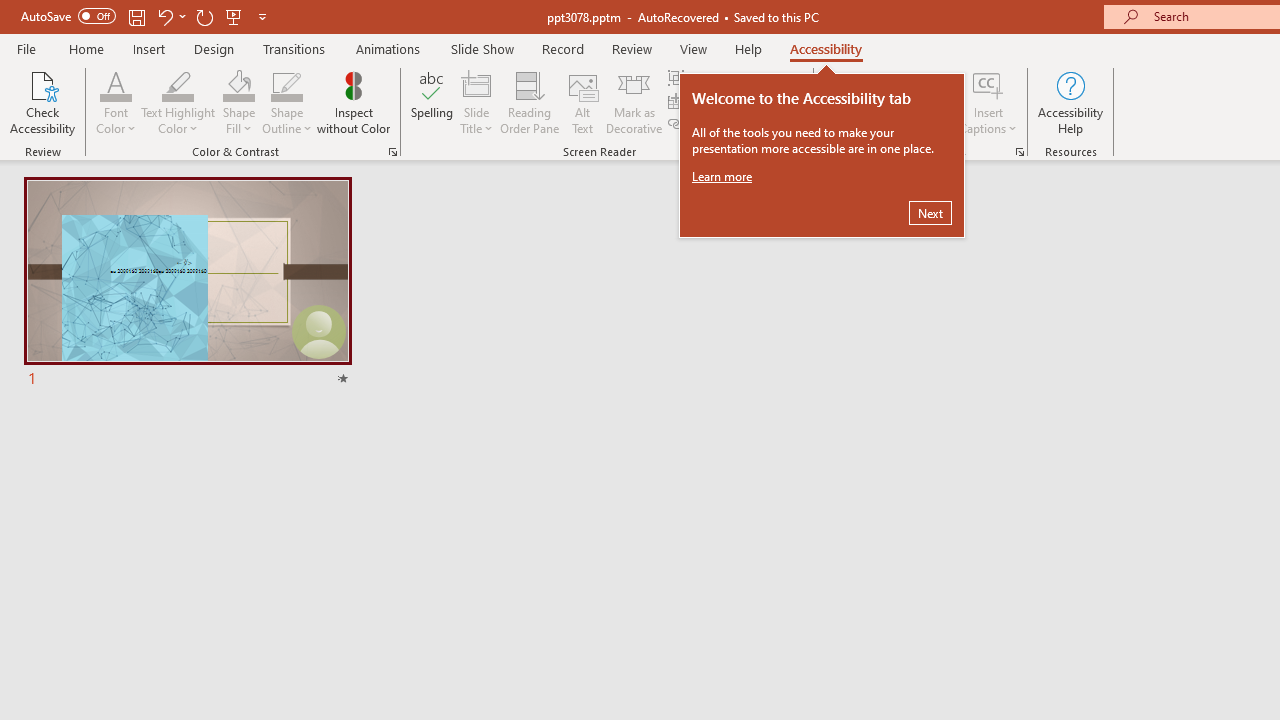  What do you see at coordinates (392, 150) in the screenshot?
I see `'Color & Contrast'` at bounding box center [392, 150].